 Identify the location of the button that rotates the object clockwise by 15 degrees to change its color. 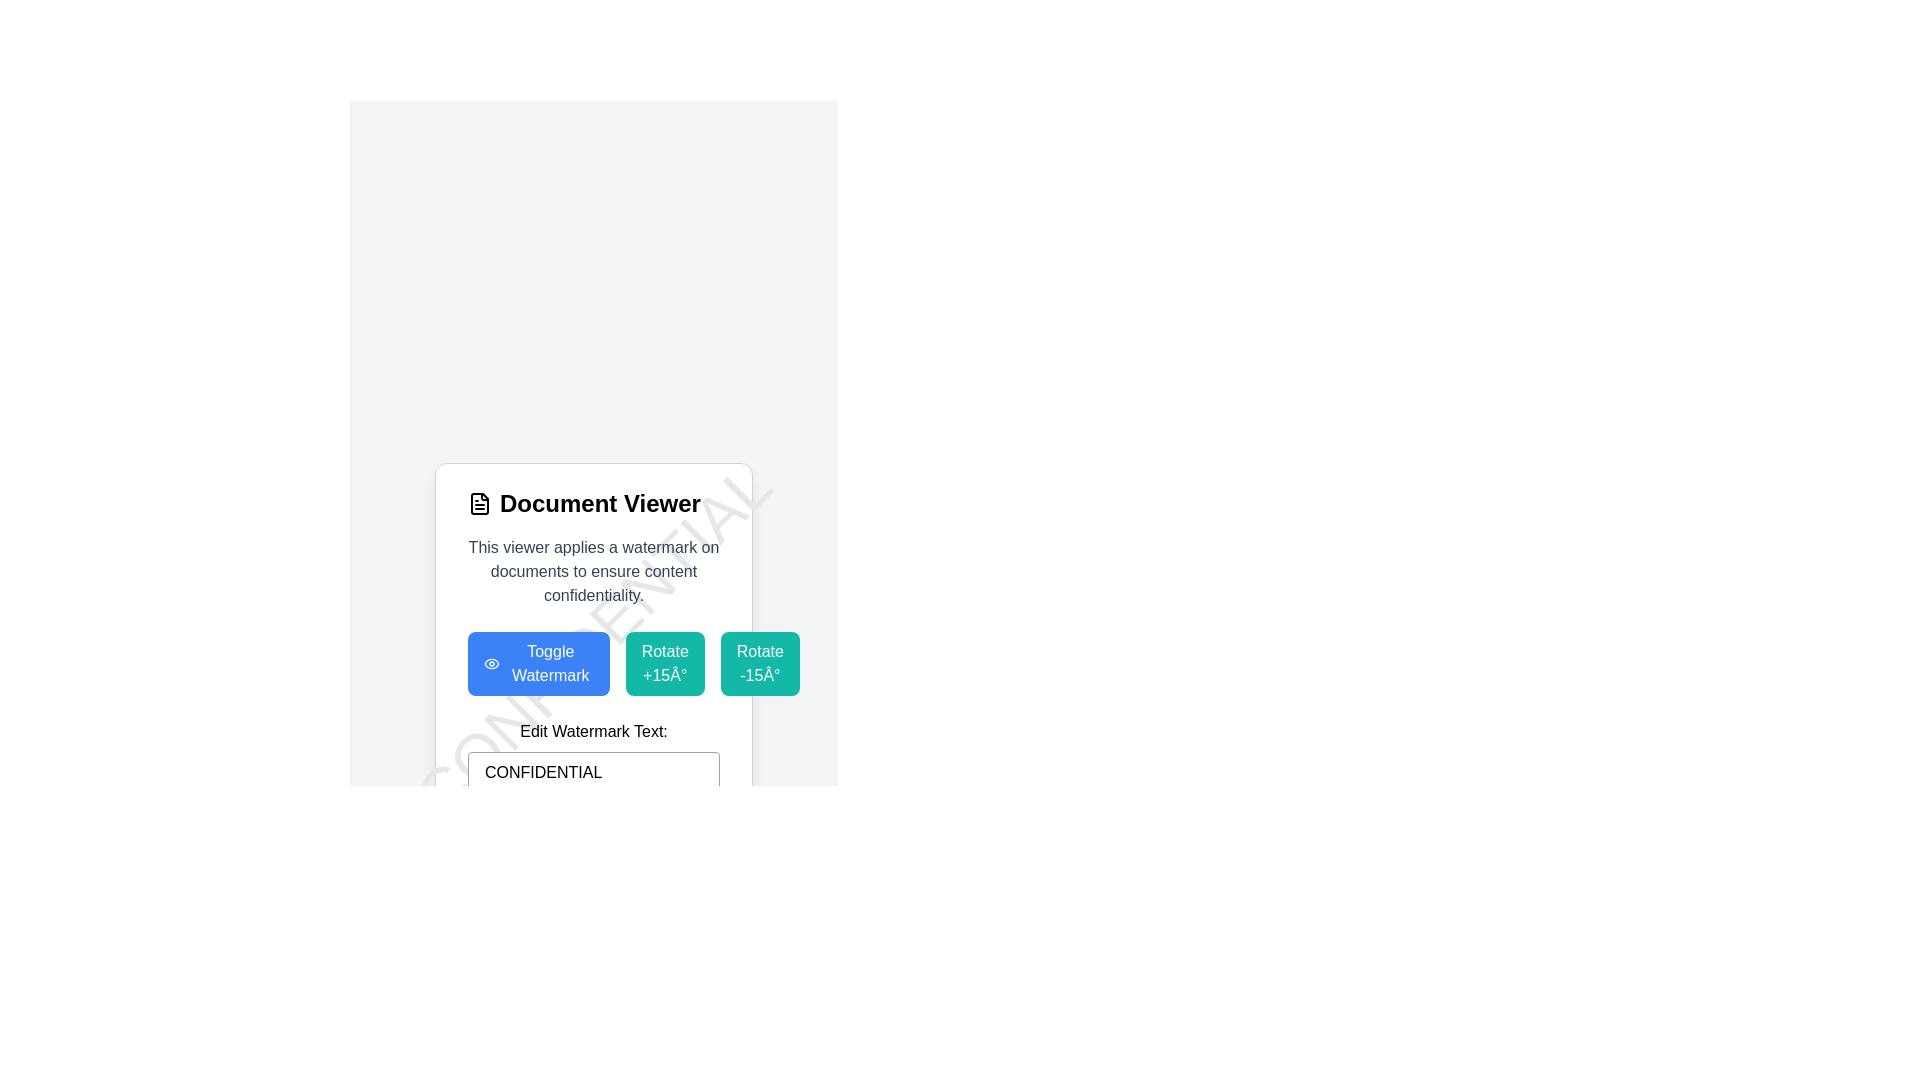
(665, 663).